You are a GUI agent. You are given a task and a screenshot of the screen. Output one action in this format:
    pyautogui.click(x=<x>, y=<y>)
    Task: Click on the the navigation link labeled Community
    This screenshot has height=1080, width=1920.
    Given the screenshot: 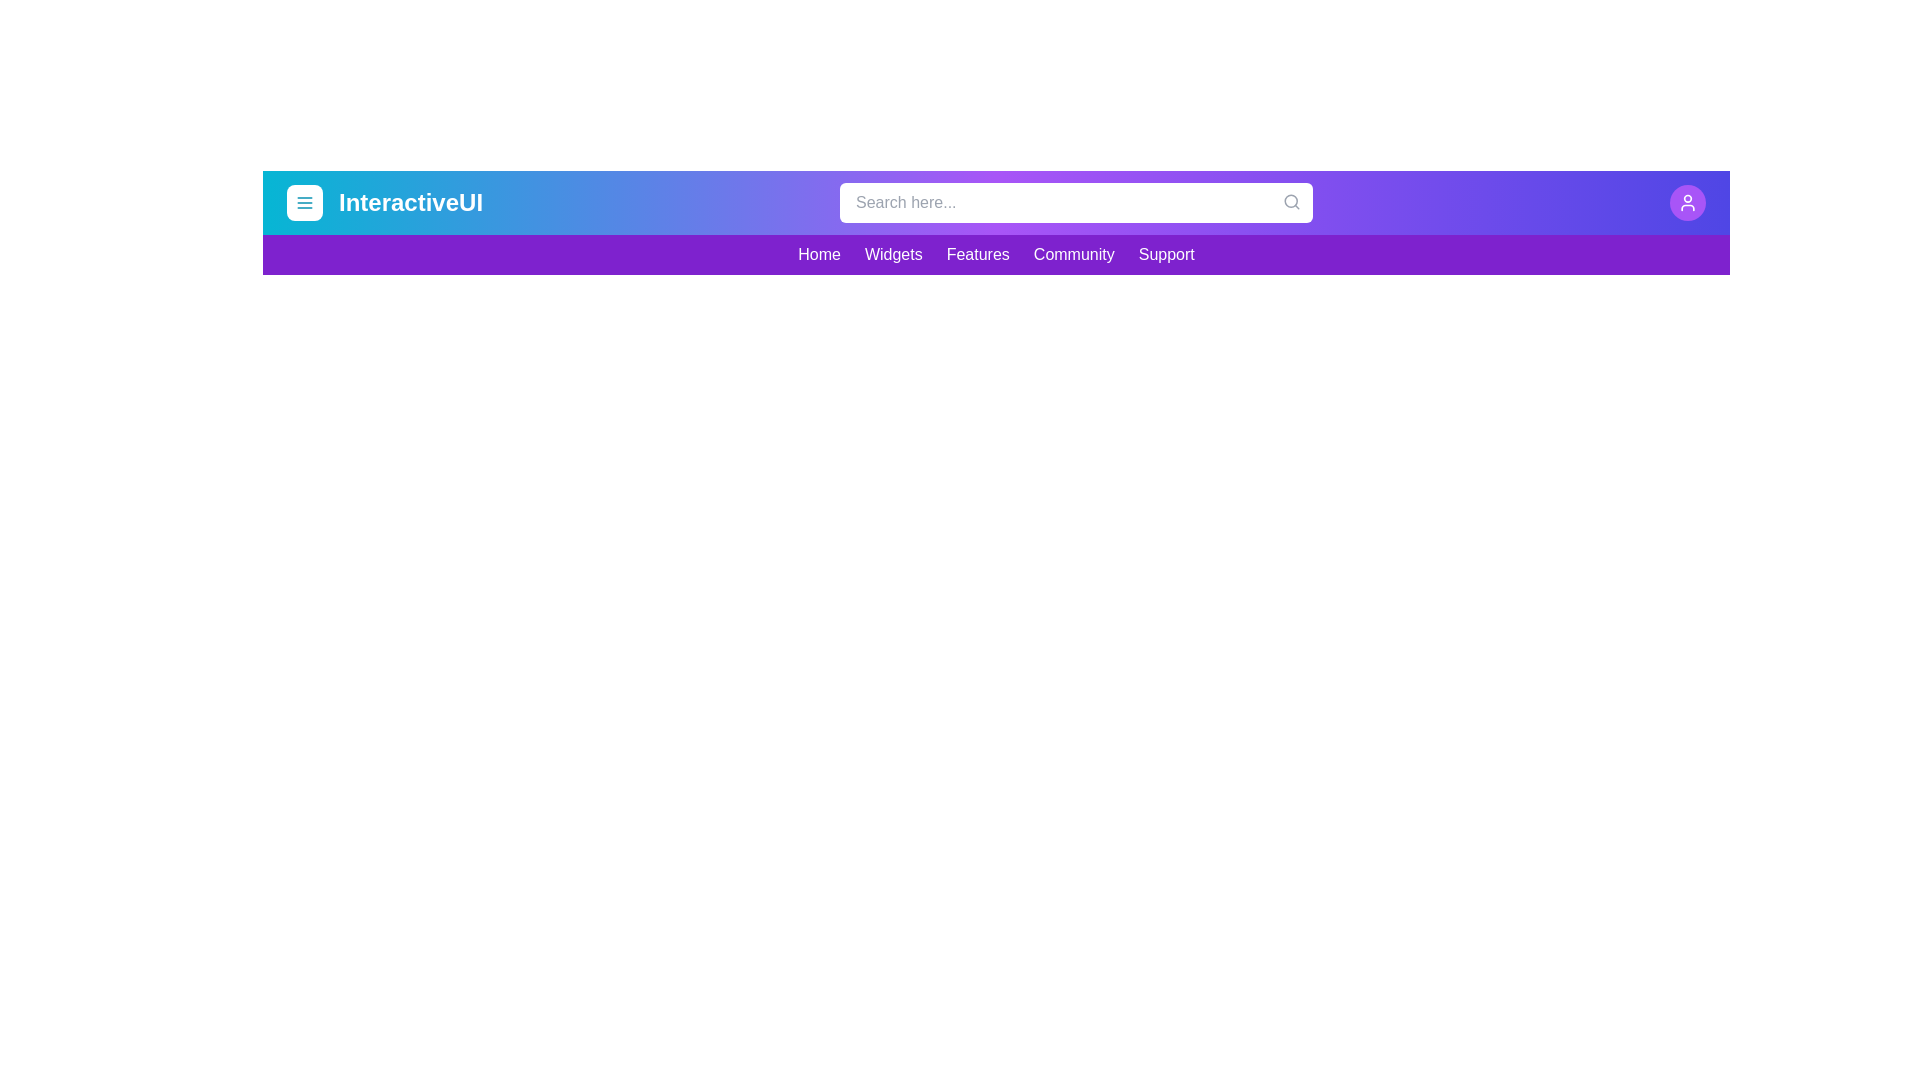 What is the action you would take?
    pyautogui.click(x=1073, y=253)
    